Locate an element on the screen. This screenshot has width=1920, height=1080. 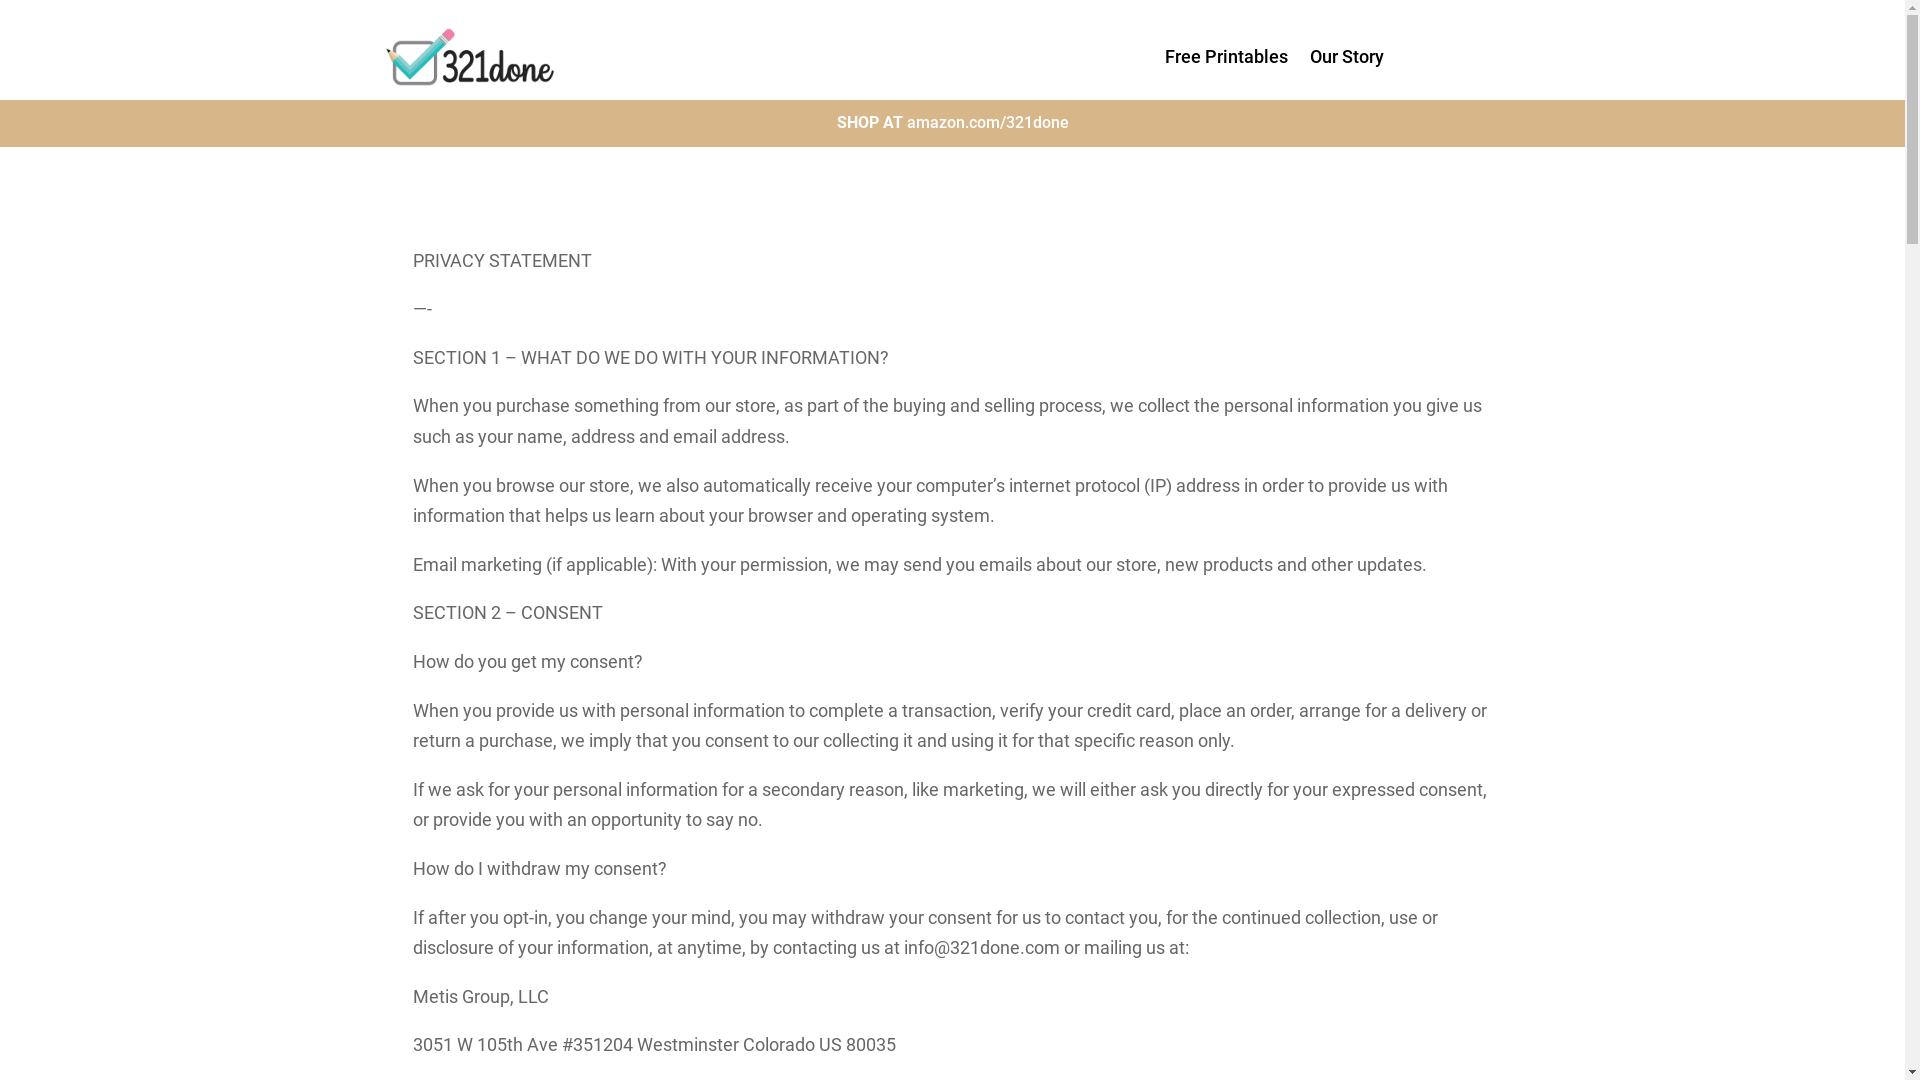
'Free Printables' is located at coordinates (1225, 60).